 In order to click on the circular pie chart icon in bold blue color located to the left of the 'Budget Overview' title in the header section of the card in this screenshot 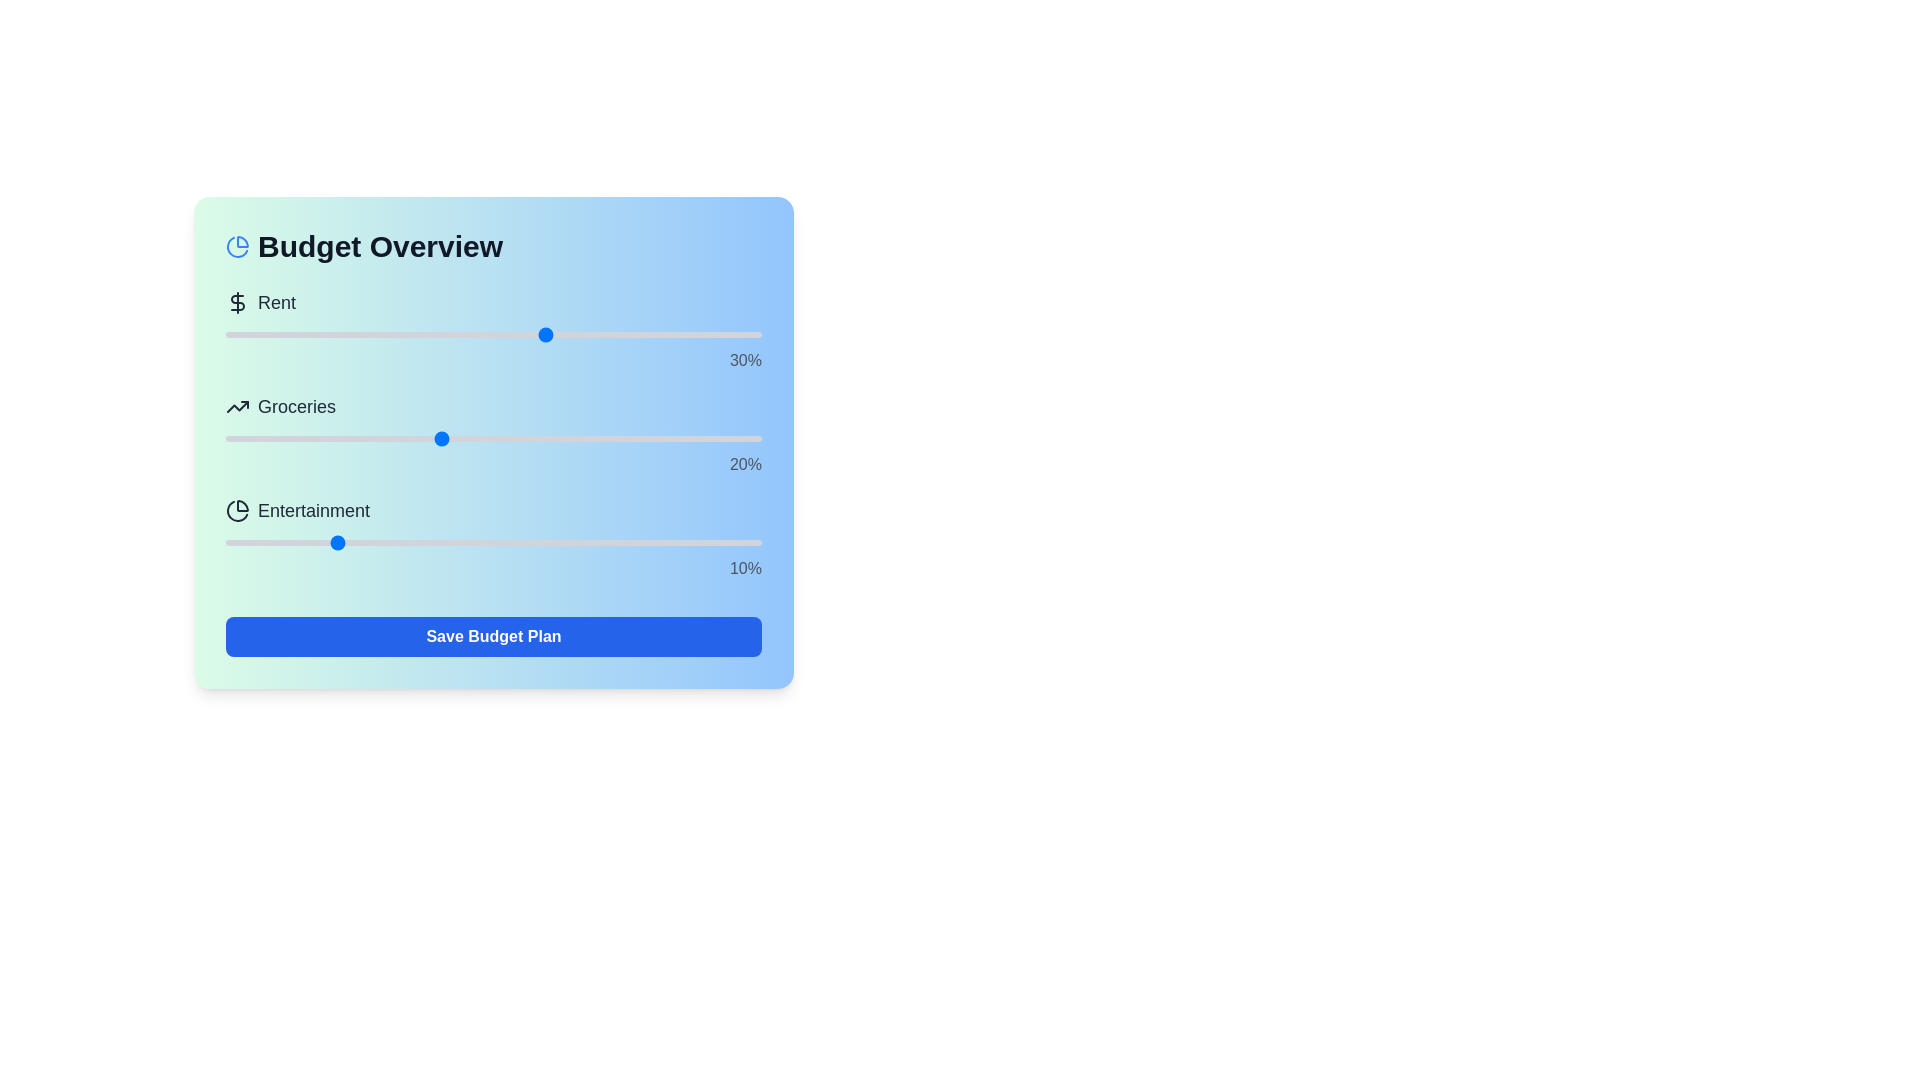, I will do `click(238, 245)`.